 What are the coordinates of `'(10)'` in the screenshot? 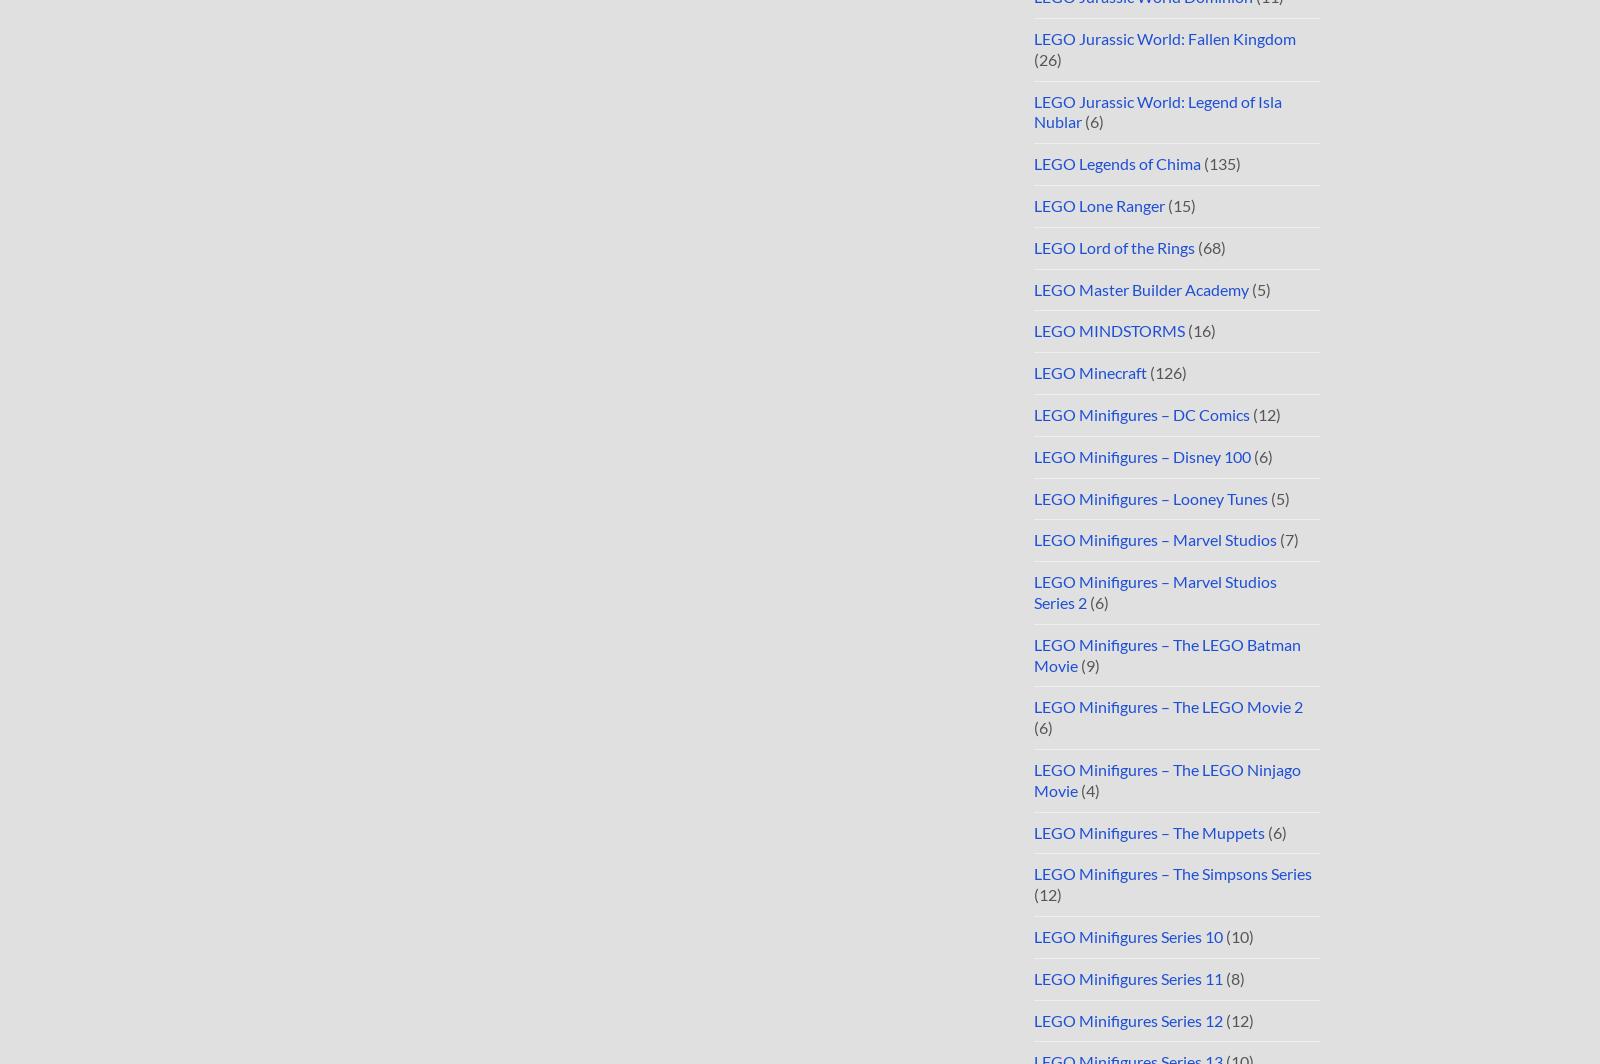 It's located at (1237, 935).